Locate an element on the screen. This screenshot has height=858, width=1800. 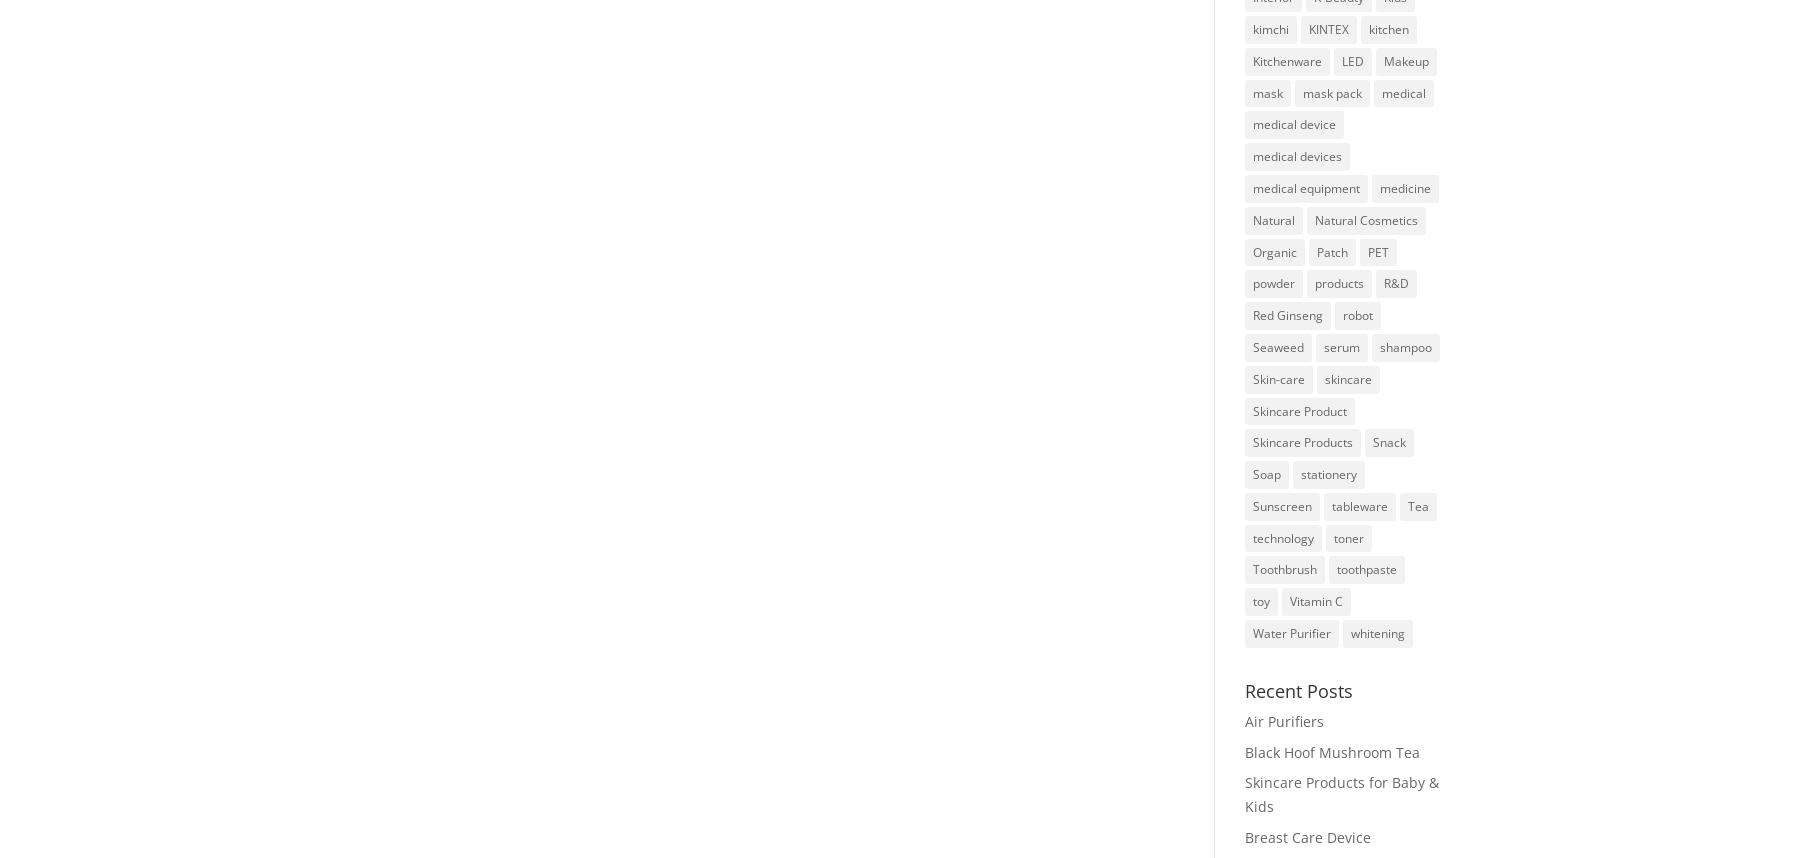
'KINTEX' is located at coordinates (1328, 28).